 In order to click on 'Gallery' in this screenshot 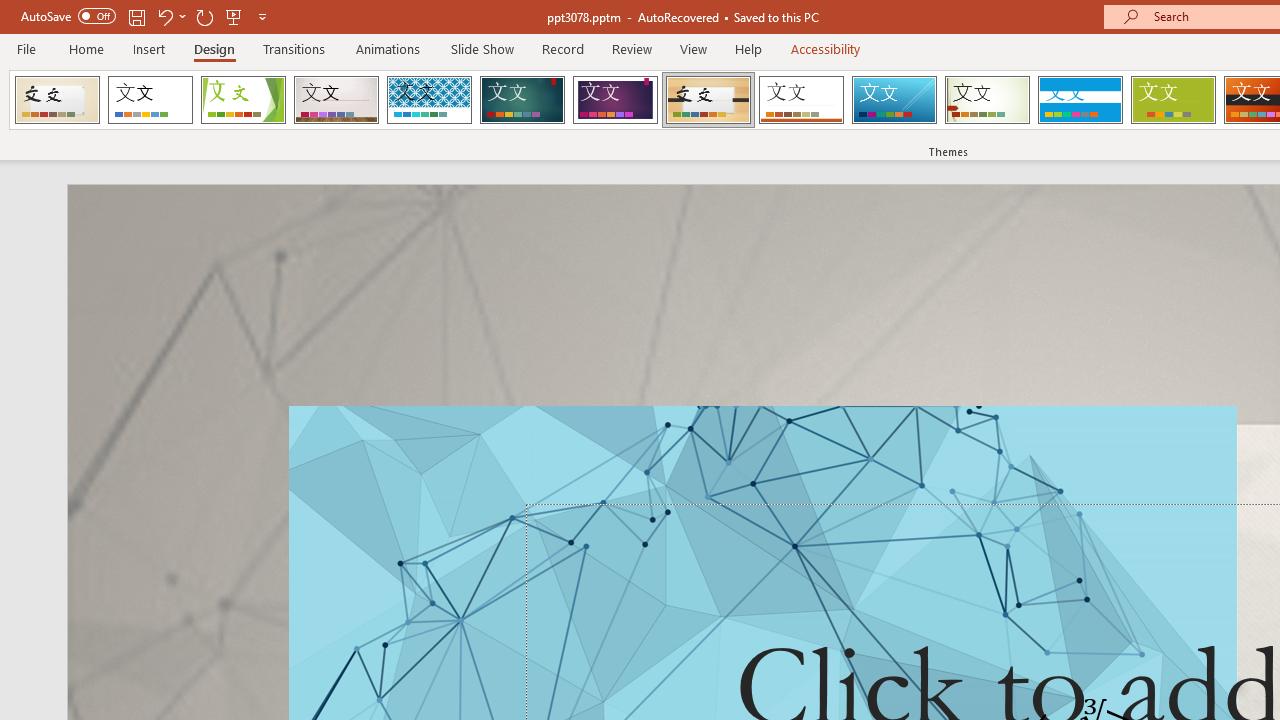, I will do `click(336, 100)`.